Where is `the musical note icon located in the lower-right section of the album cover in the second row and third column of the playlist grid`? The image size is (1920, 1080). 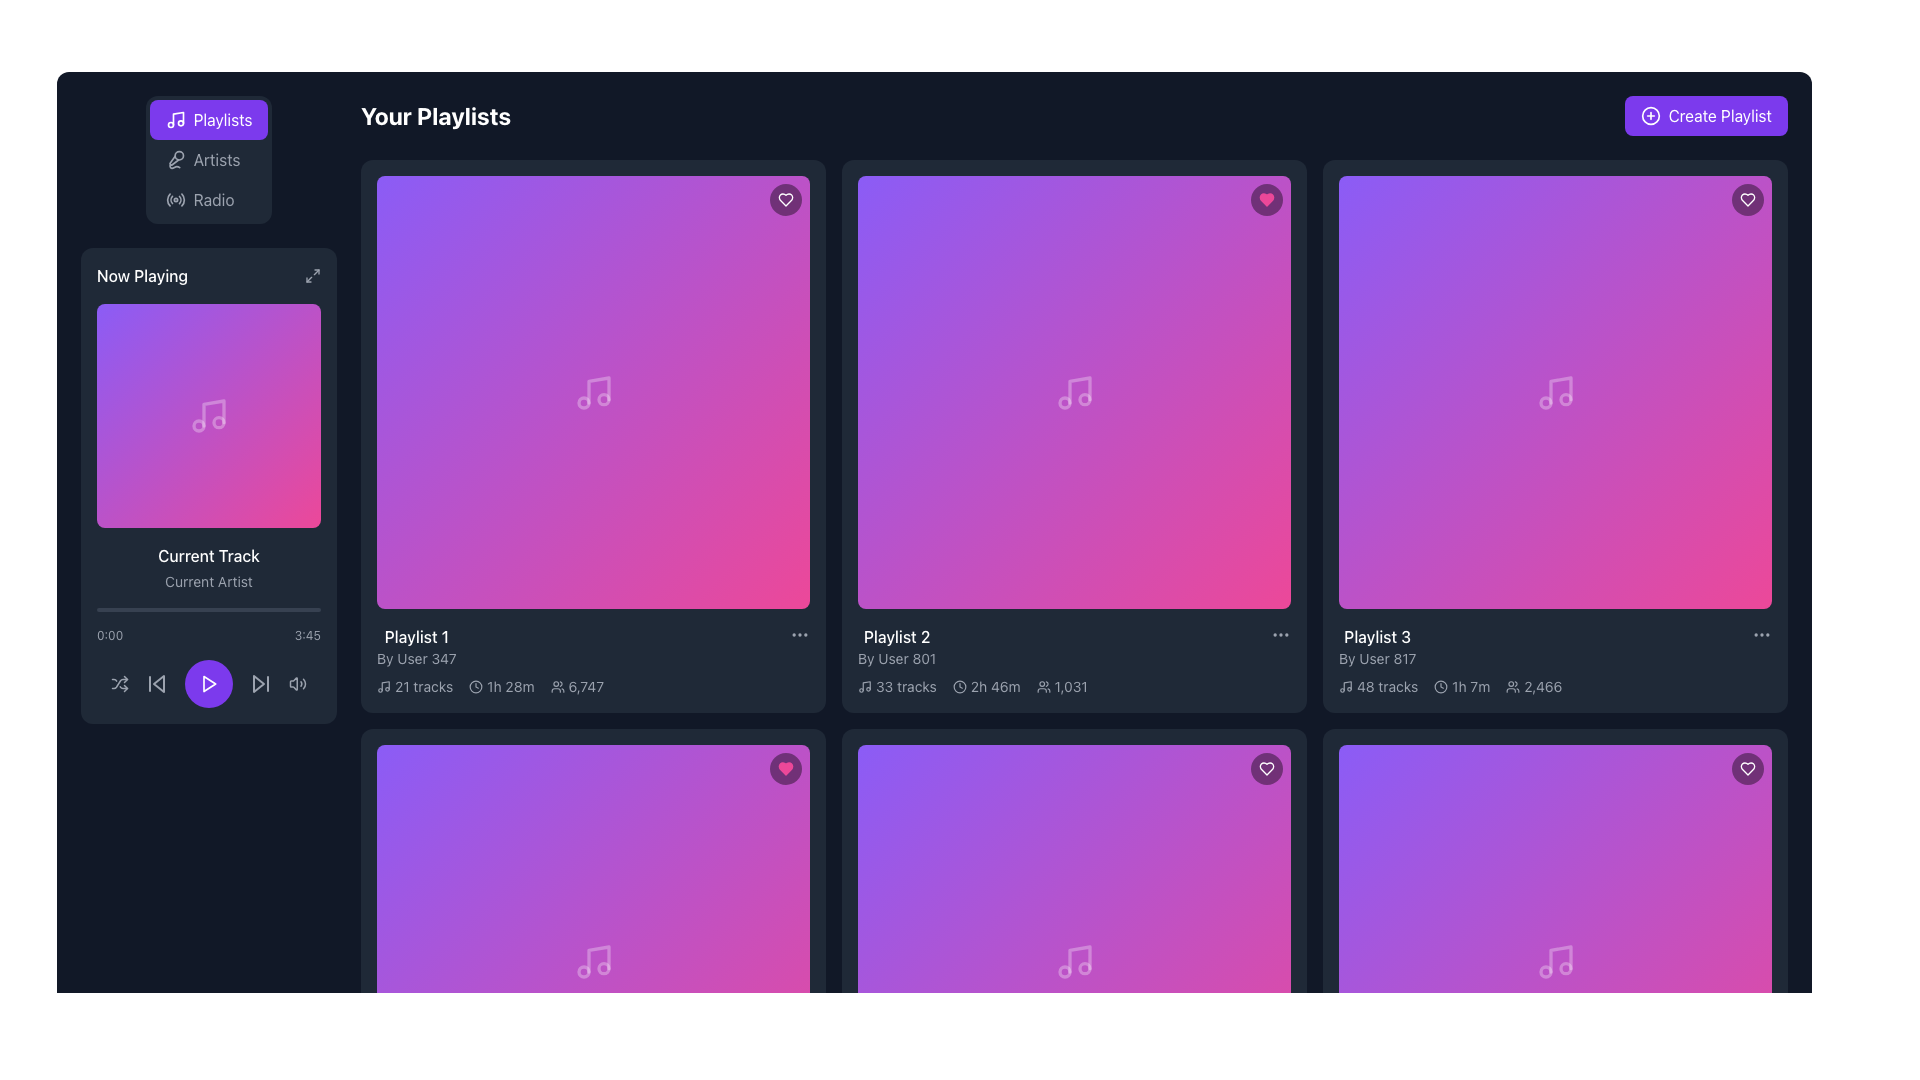
the musical note icon located in the lower-right section of the album cover in the second row and third column of the playlist grid is located at coordinates (597, 958).